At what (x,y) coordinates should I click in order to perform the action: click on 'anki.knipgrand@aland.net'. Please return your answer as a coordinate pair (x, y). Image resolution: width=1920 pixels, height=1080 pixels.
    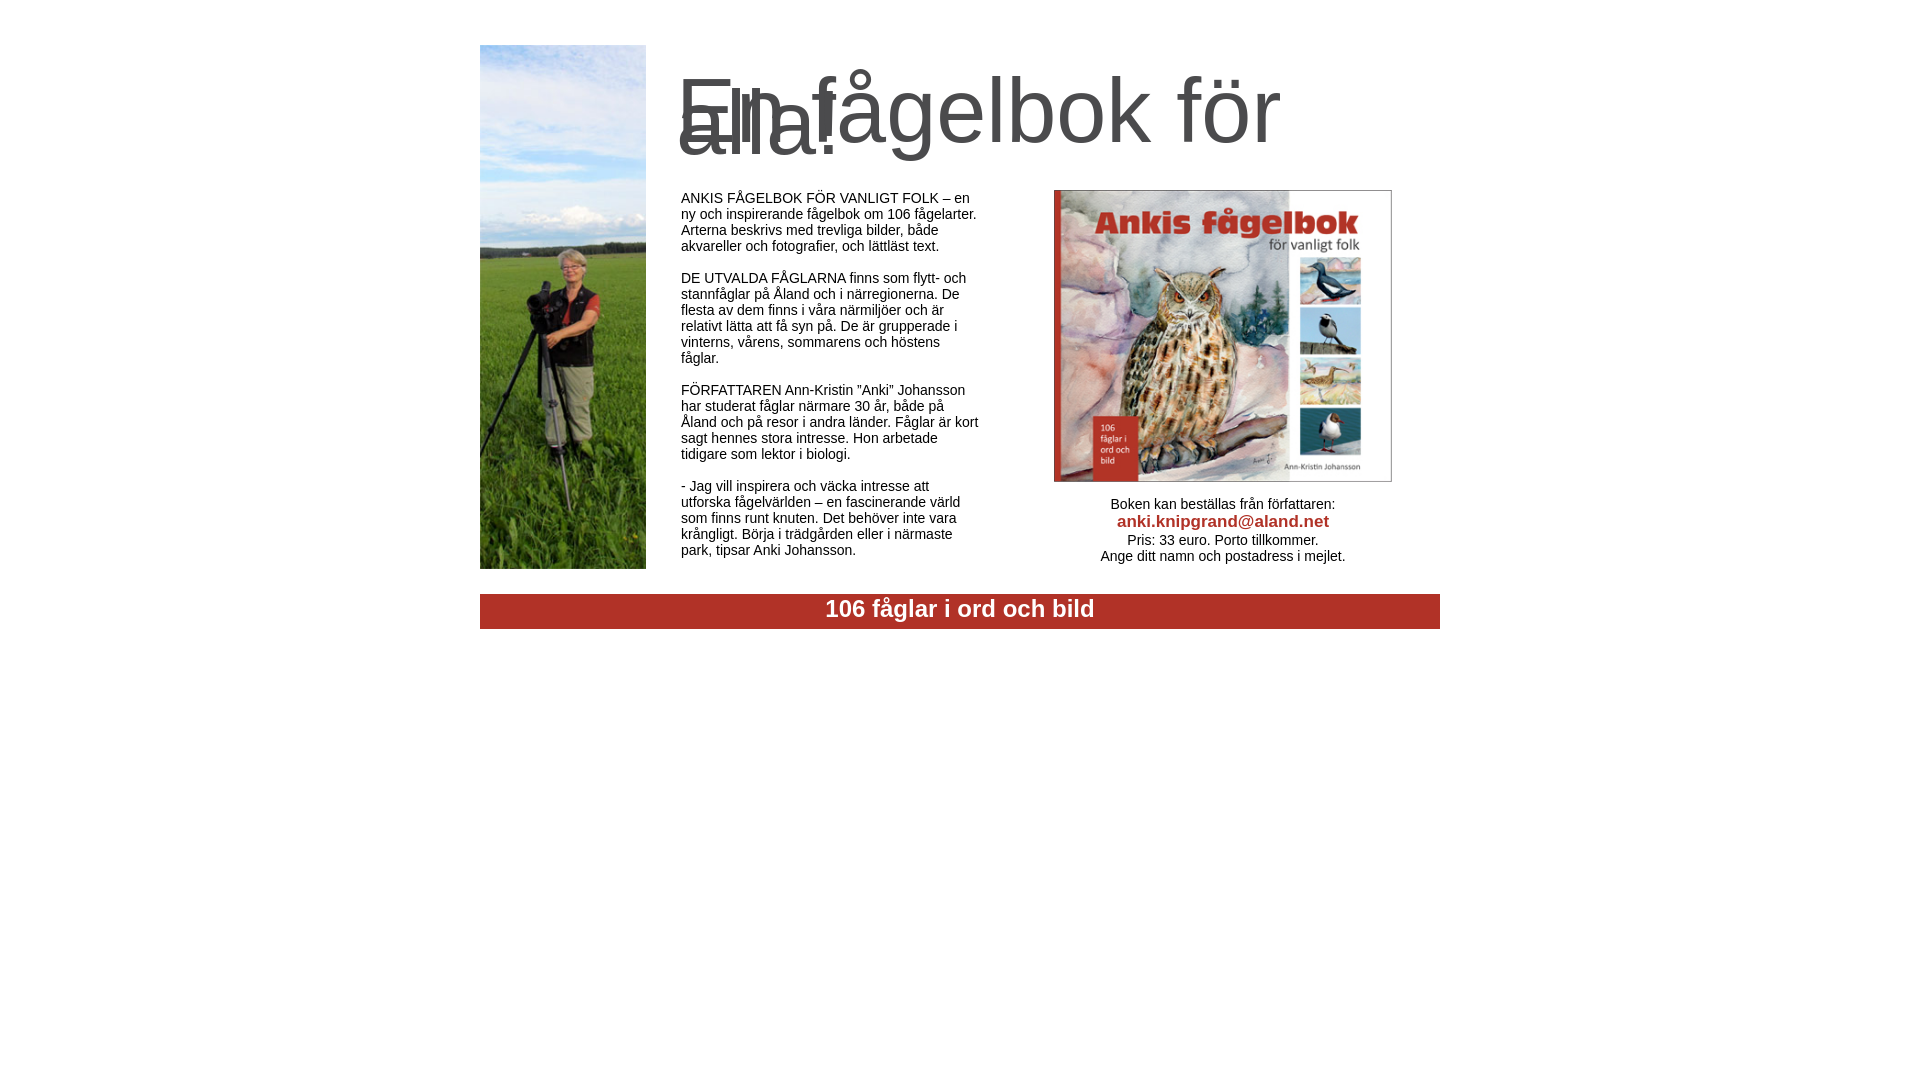
    Looking at the image, I should click on (1116, 520).